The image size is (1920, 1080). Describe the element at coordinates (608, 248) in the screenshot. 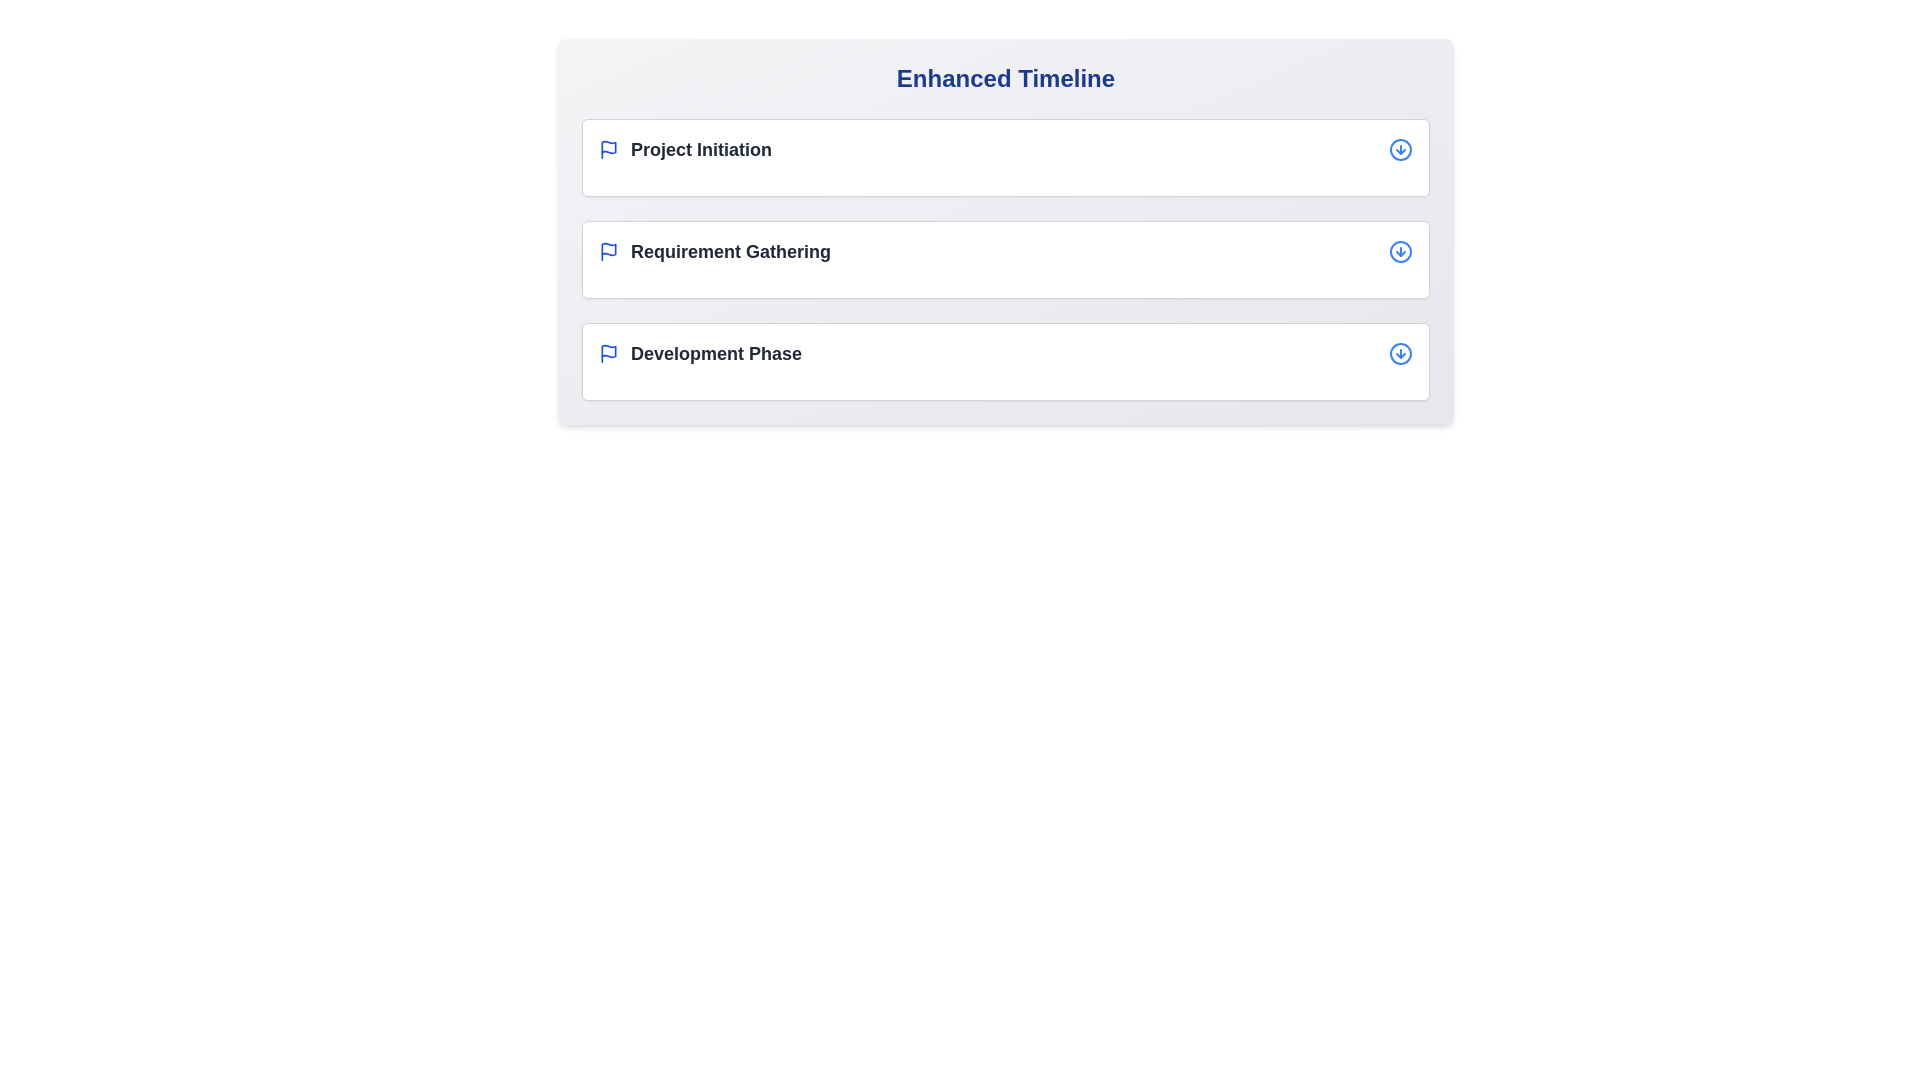

I see `the interactive icon located to the left of the 'Requirement Gathering' text within the timeline section` at that location.